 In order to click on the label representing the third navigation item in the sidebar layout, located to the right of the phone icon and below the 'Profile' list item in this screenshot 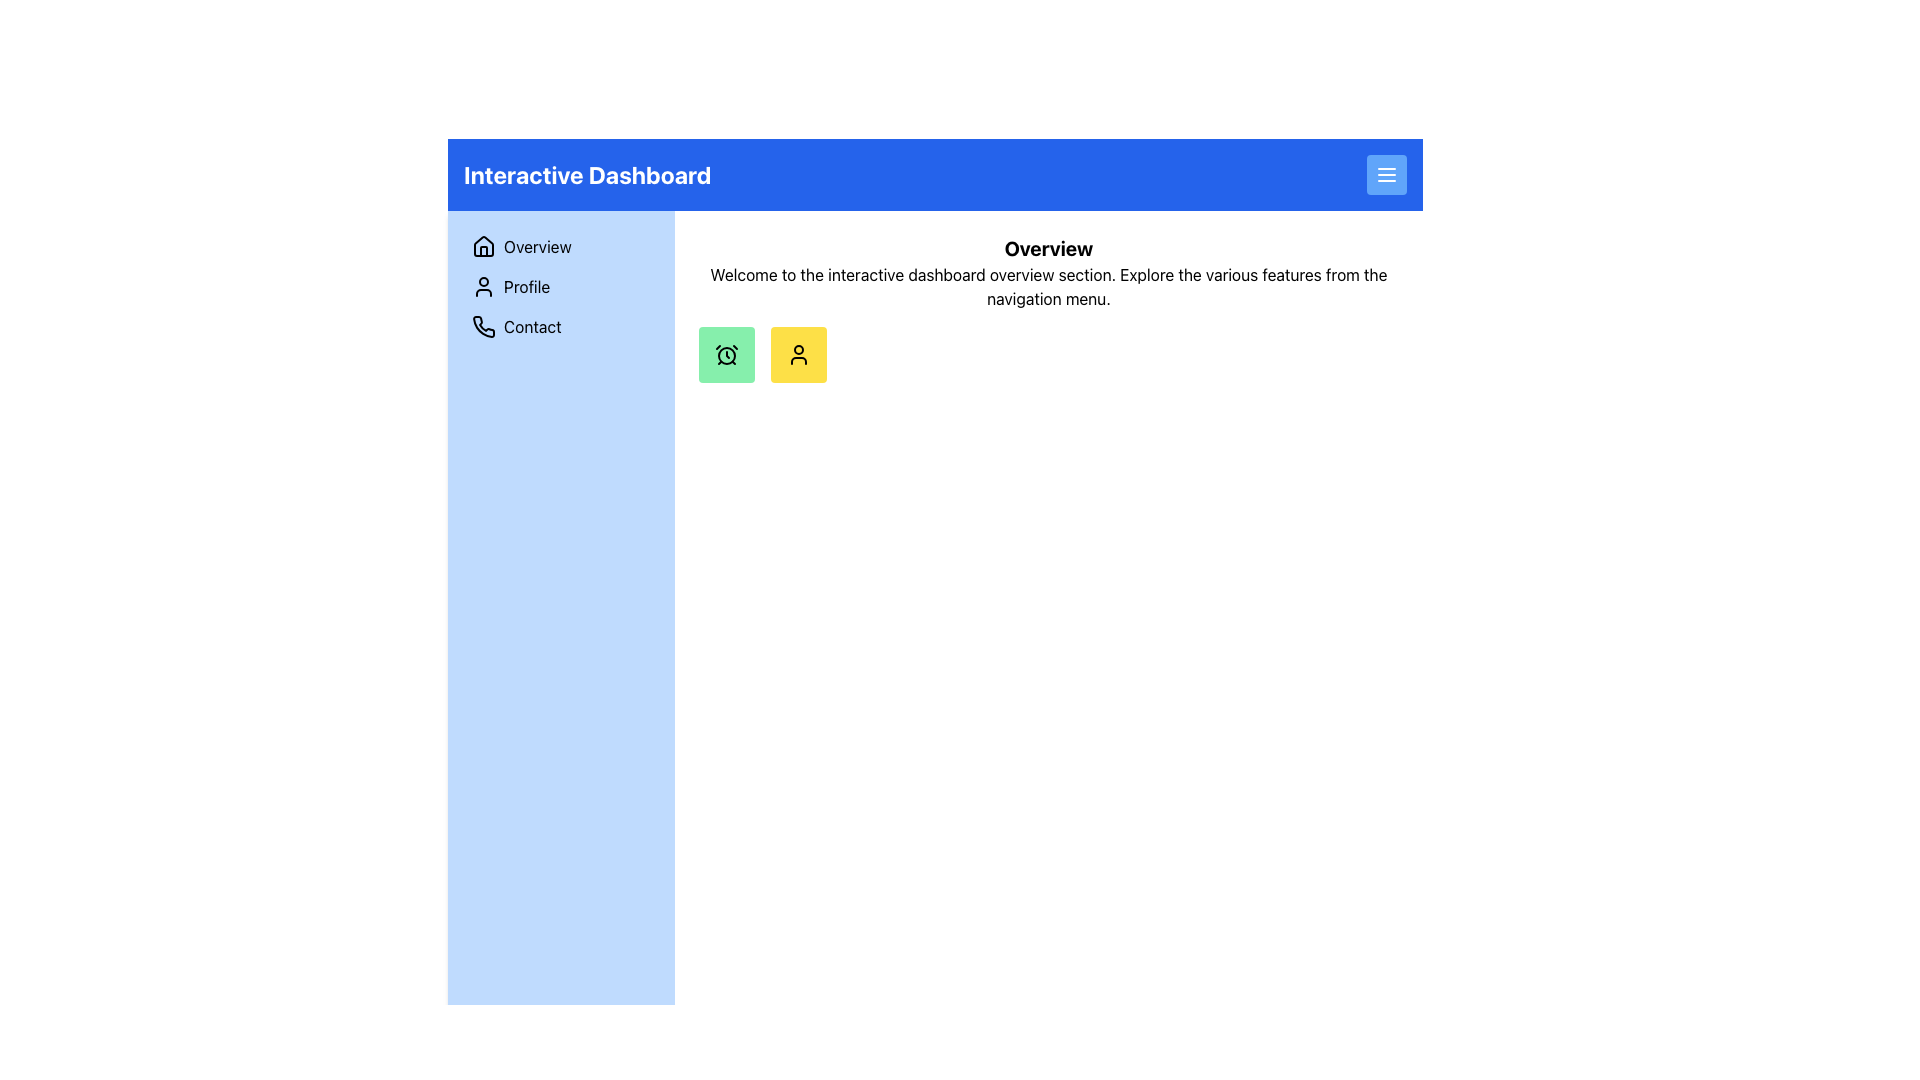, I will do `click(532, 326)`.